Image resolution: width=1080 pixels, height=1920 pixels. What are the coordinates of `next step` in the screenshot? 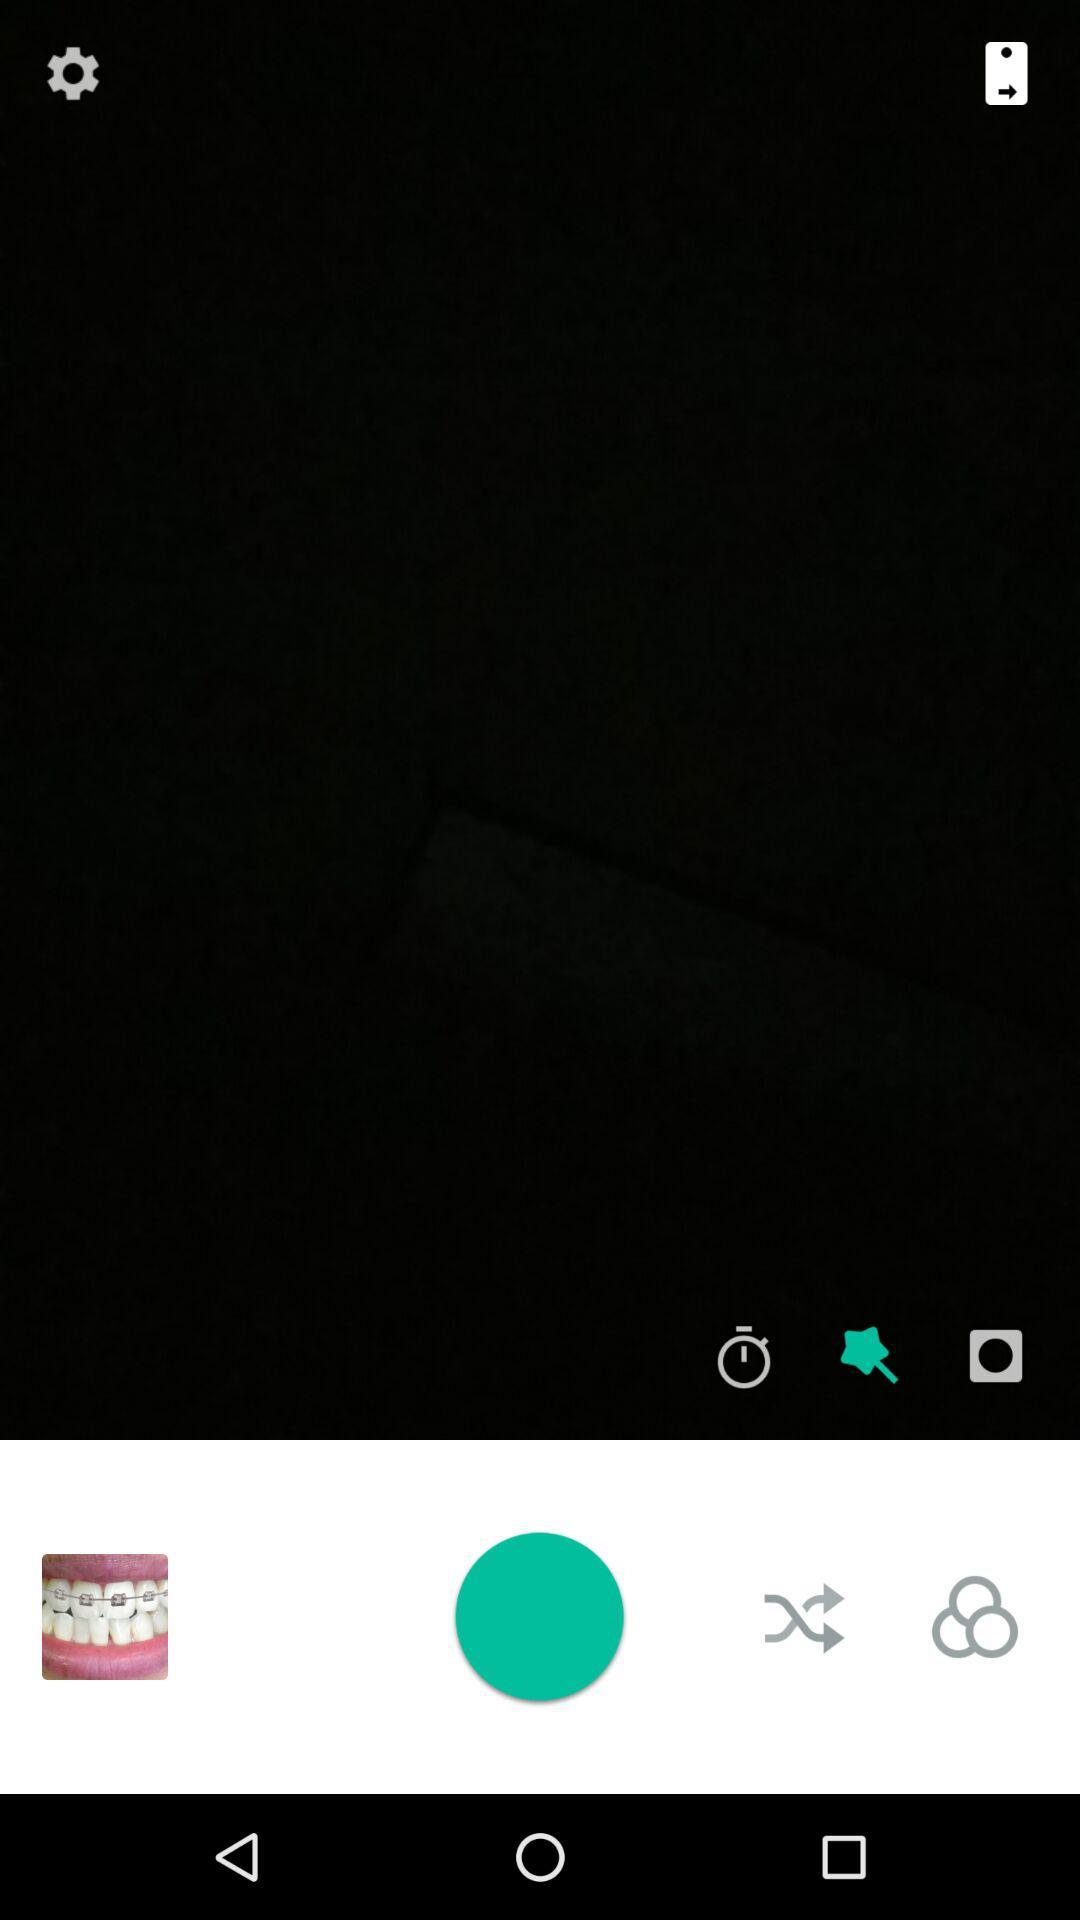 It's located at (1006, 73).